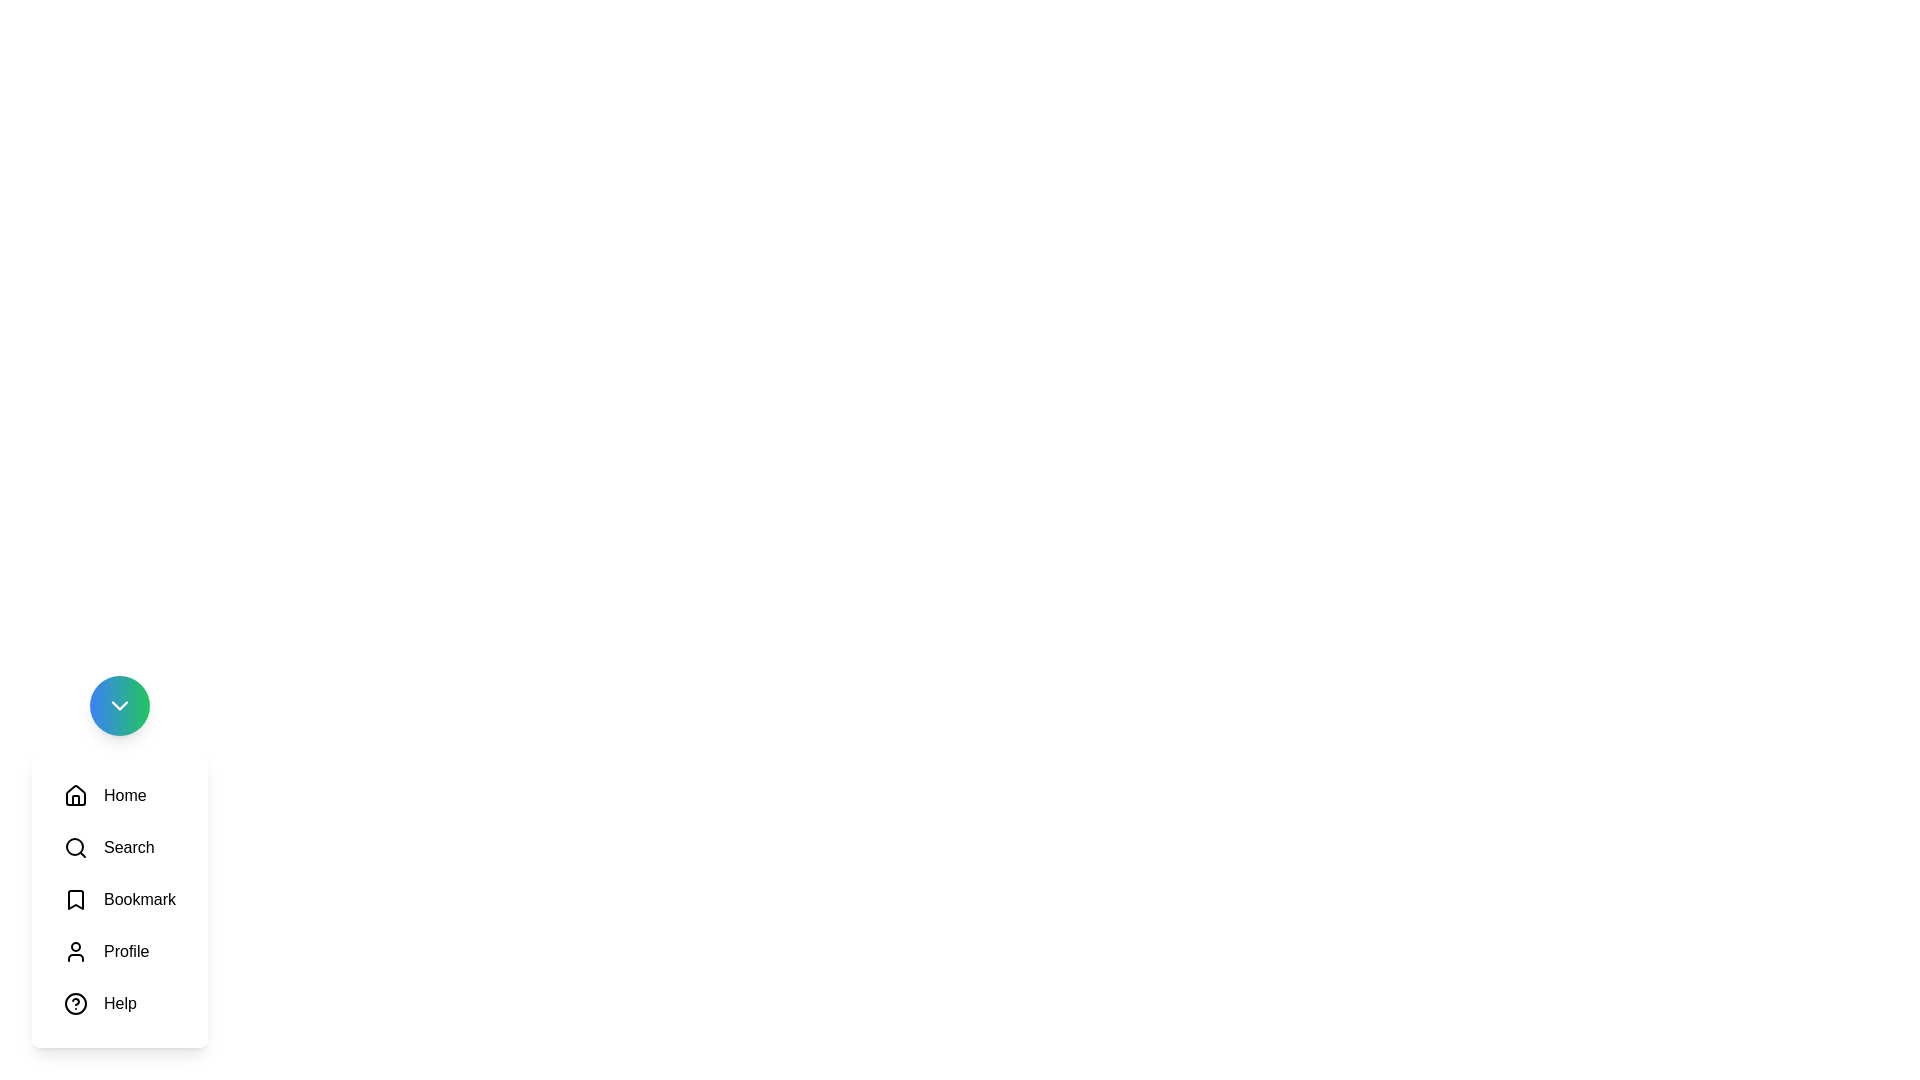 This screenshot has width=1920, height=1080. What do you see at coordinates (119, 898) in the screenshot?
I see `the Bookmark option in the menu` at bounding box center [119, 898].